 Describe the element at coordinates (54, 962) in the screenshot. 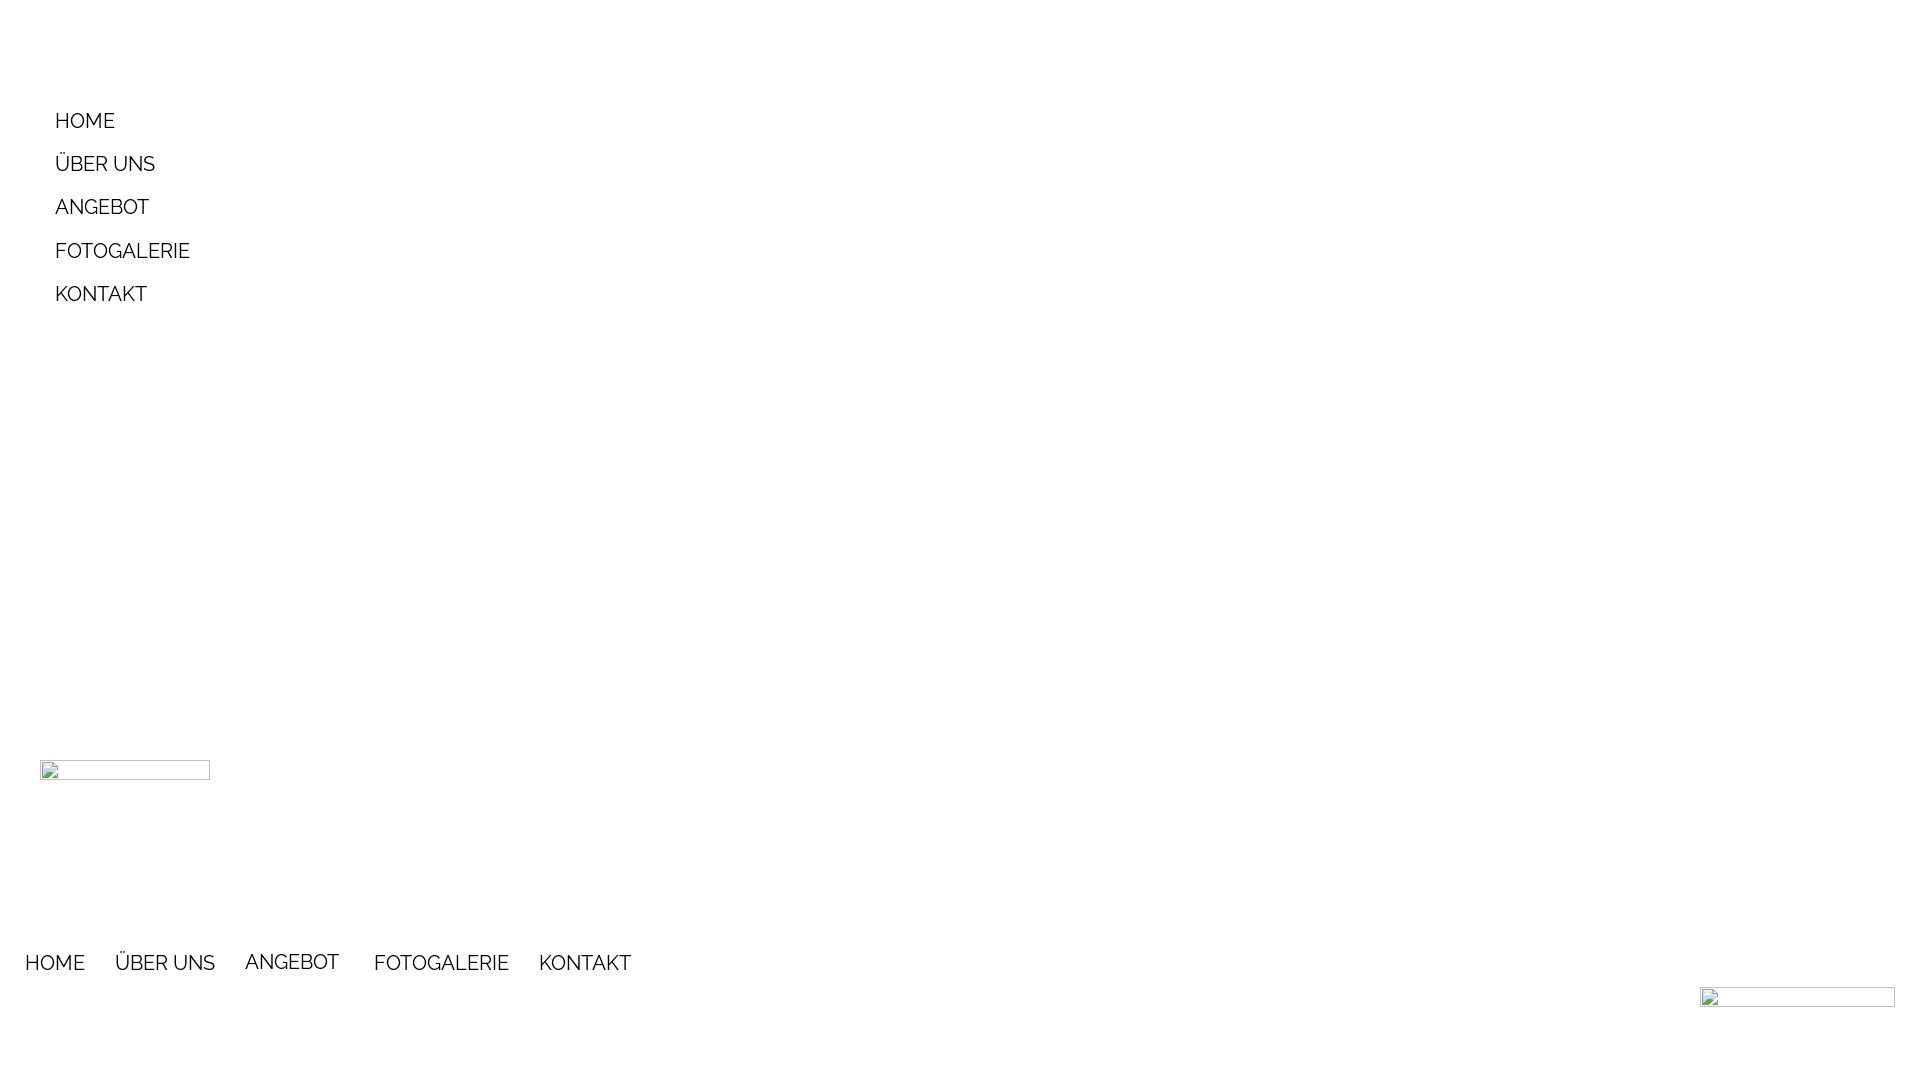

I see `'HOME'` at that location.